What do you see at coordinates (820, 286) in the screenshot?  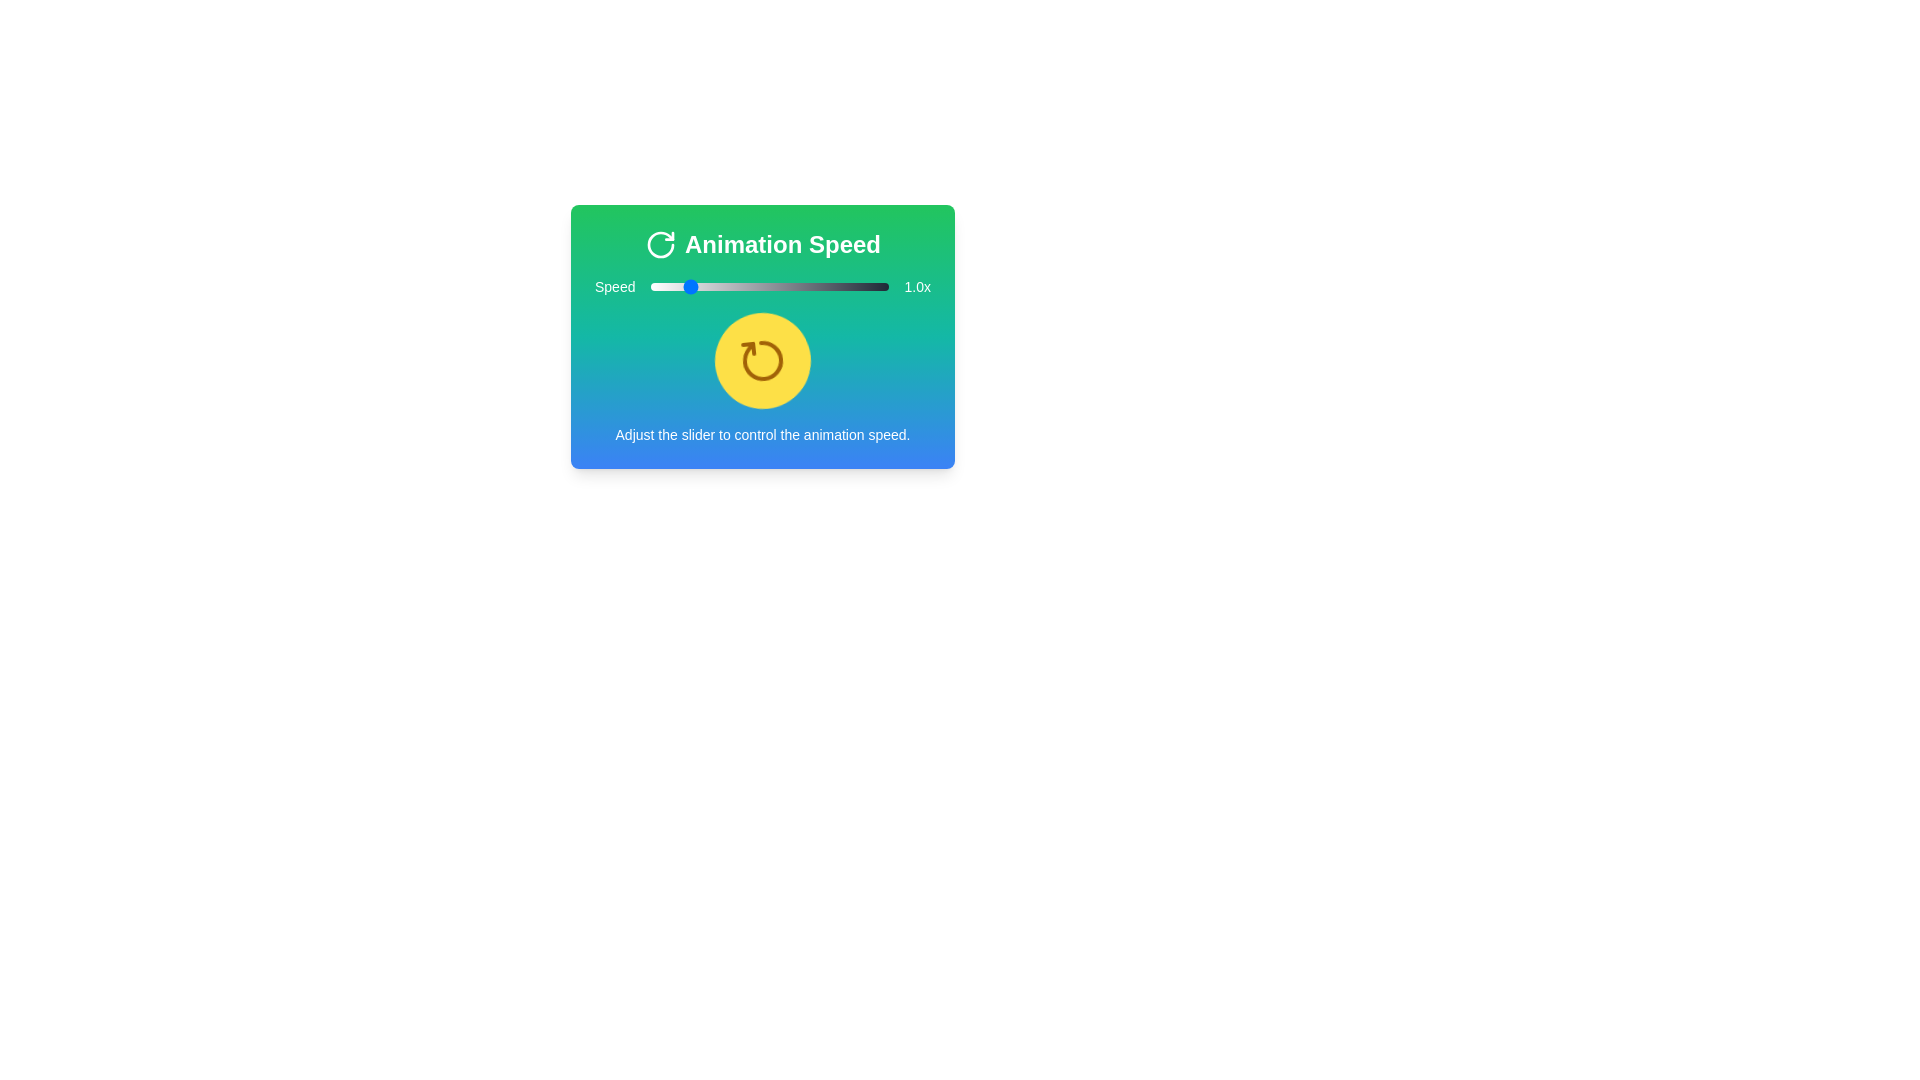 I see `the animation speed slider to set the speed to 3` at bounding box center [820, 286].